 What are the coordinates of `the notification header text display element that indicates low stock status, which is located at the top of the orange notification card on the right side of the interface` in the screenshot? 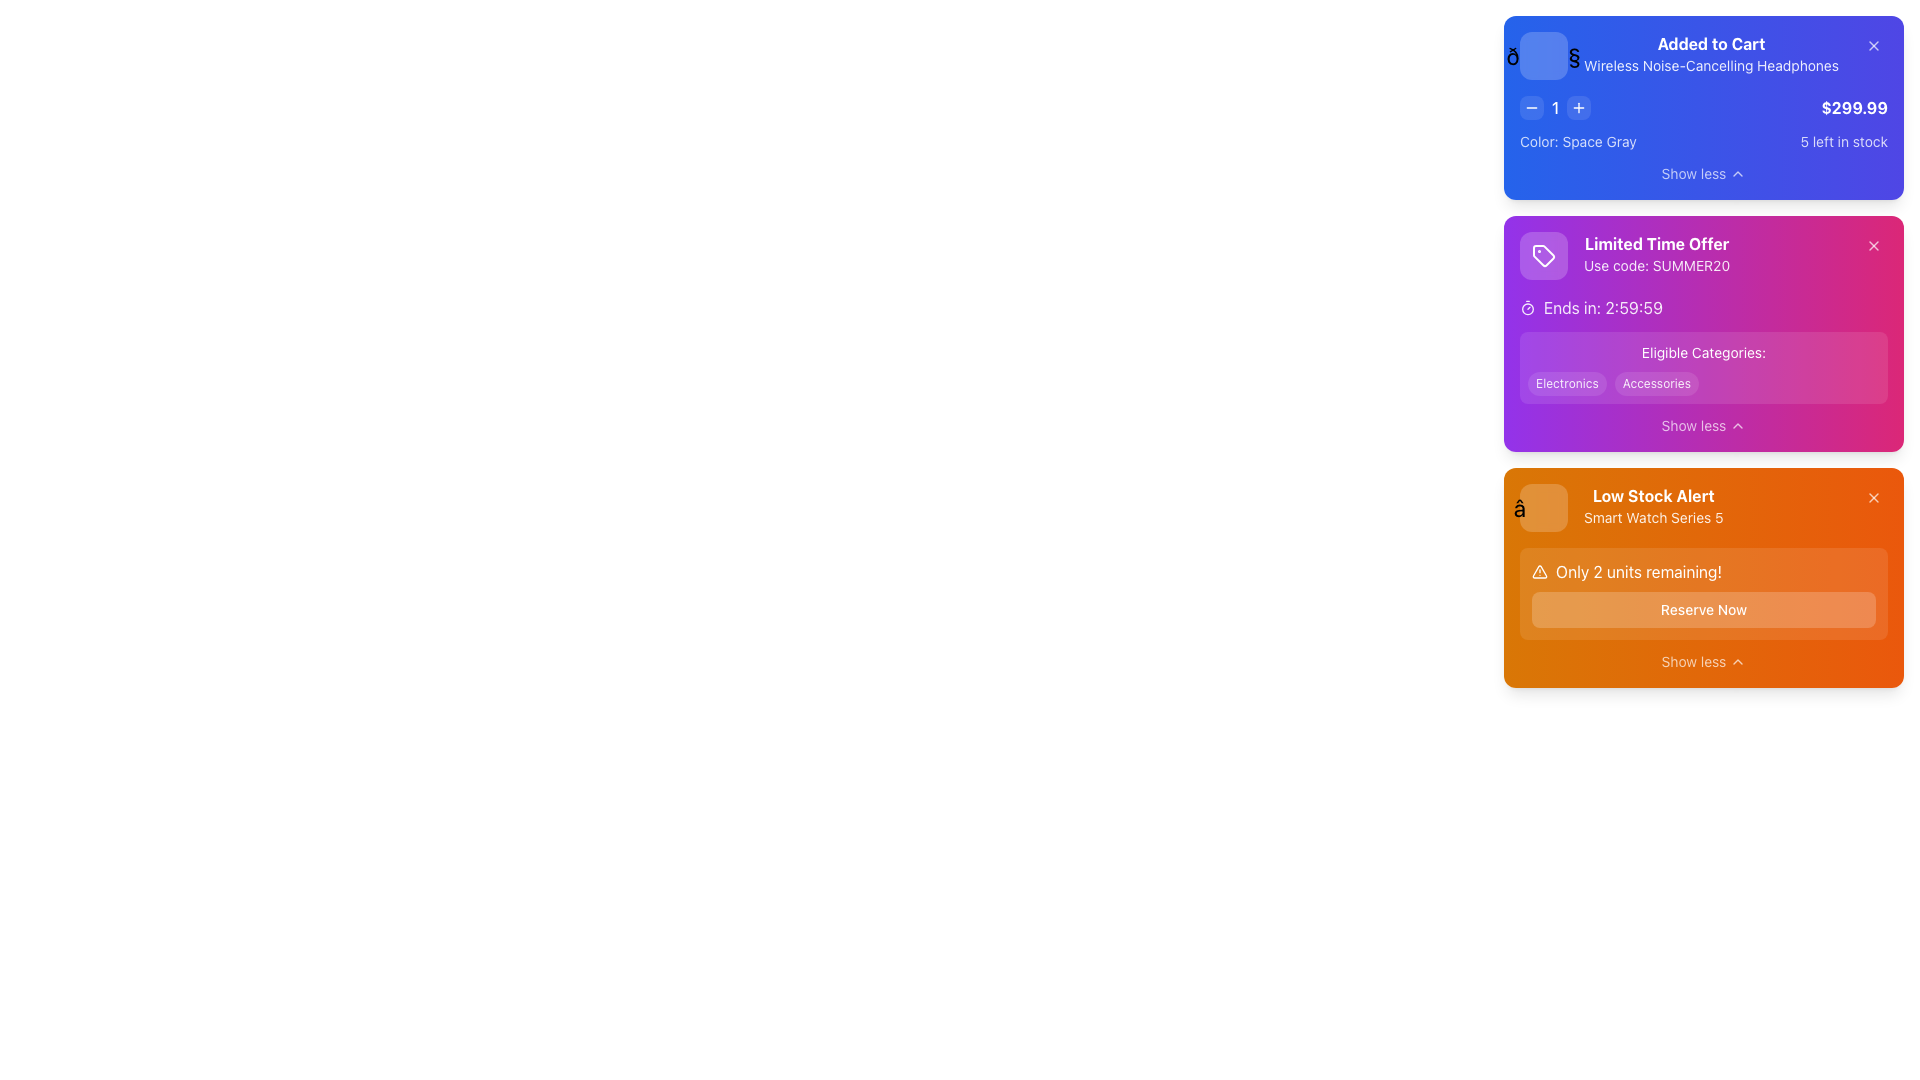 It's located at (1703, 507).